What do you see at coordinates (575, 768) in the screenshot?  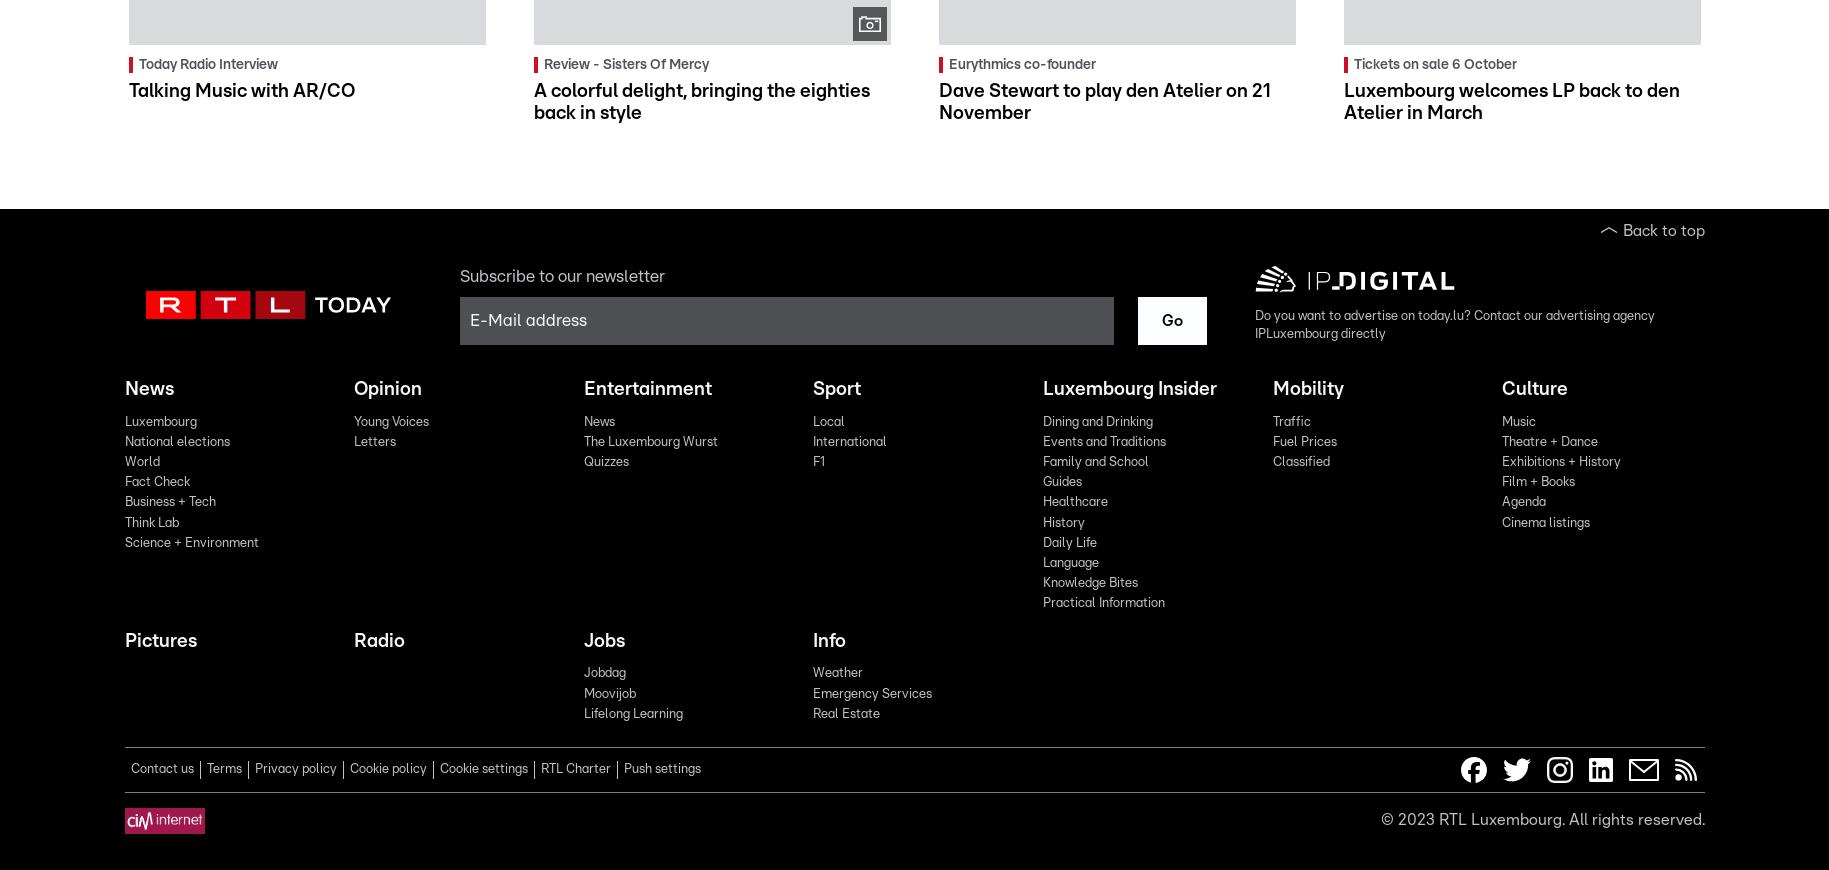 I see `'RTL Charter'` at bounding box center [575, 768].